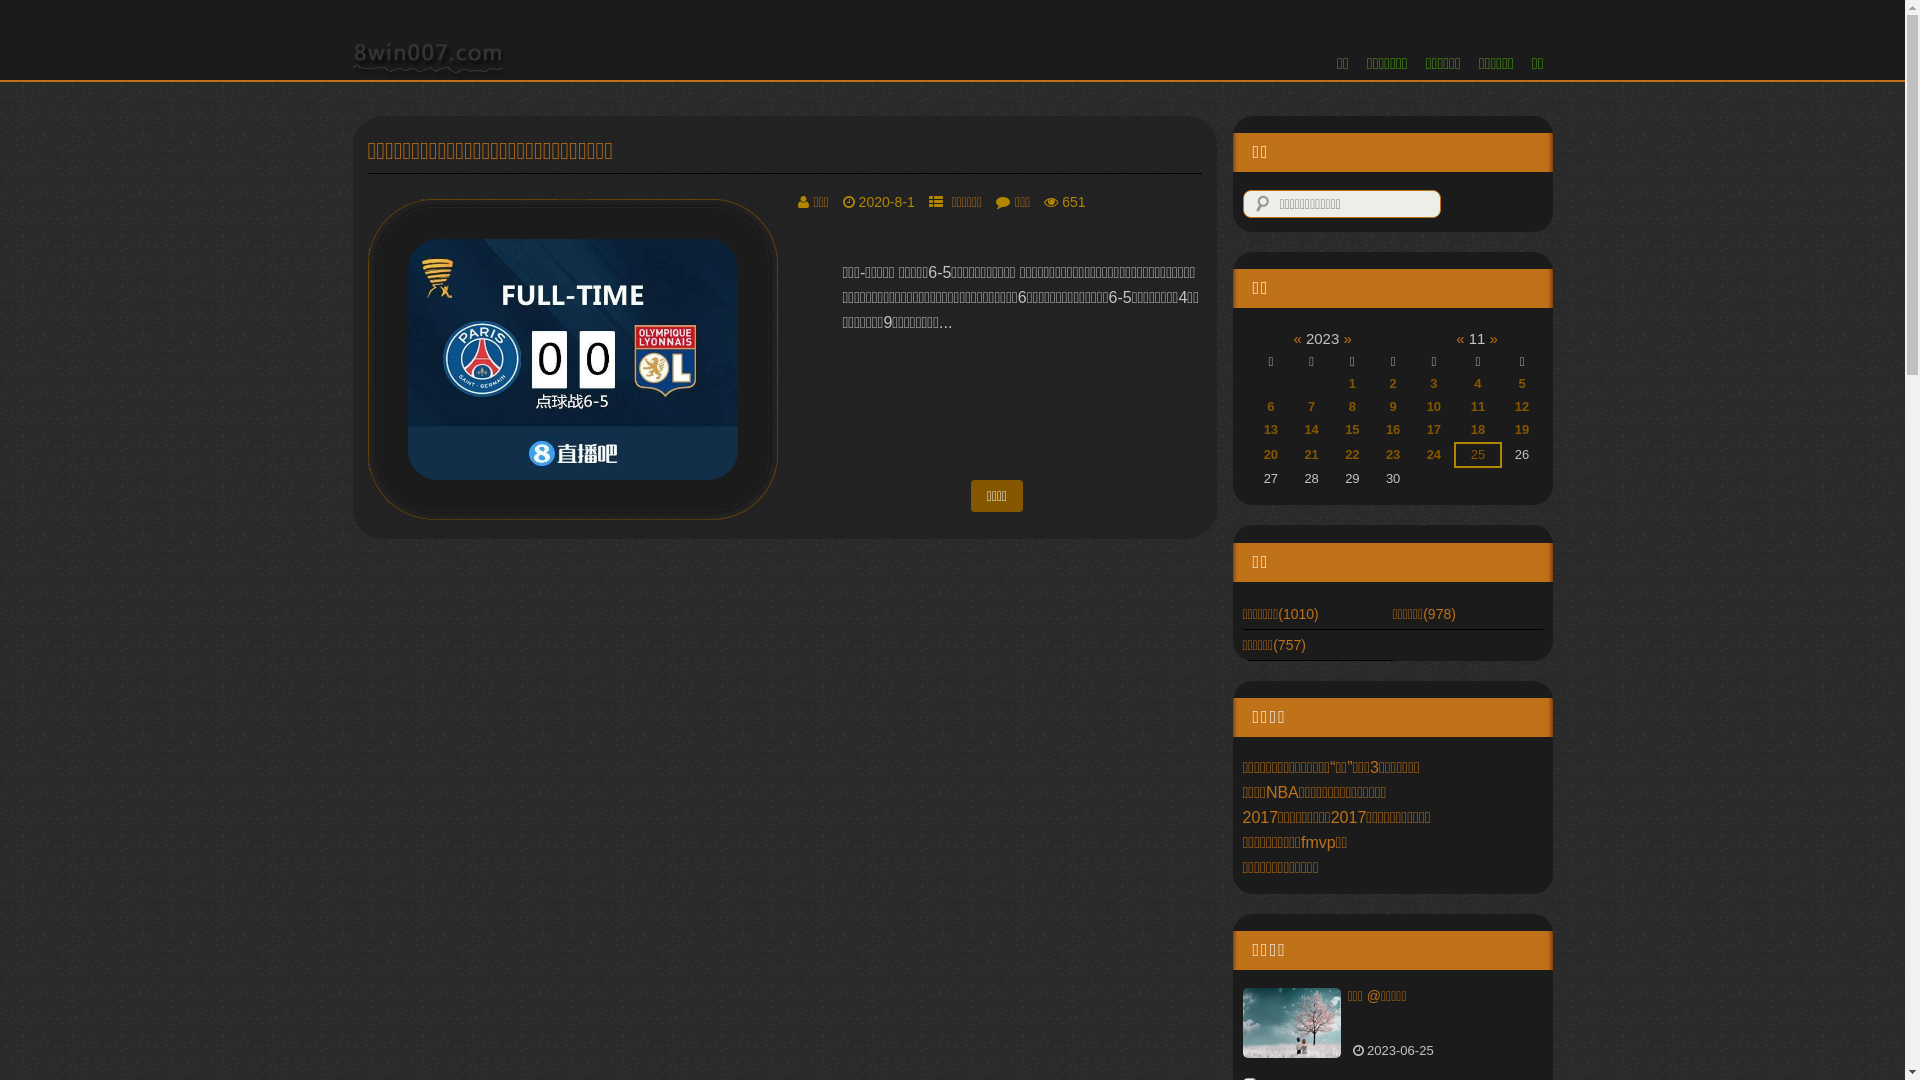  What do you see at coordinates (1432, 383) in the screenshot?
I see `'3'` at bounding box center [1432, 383].